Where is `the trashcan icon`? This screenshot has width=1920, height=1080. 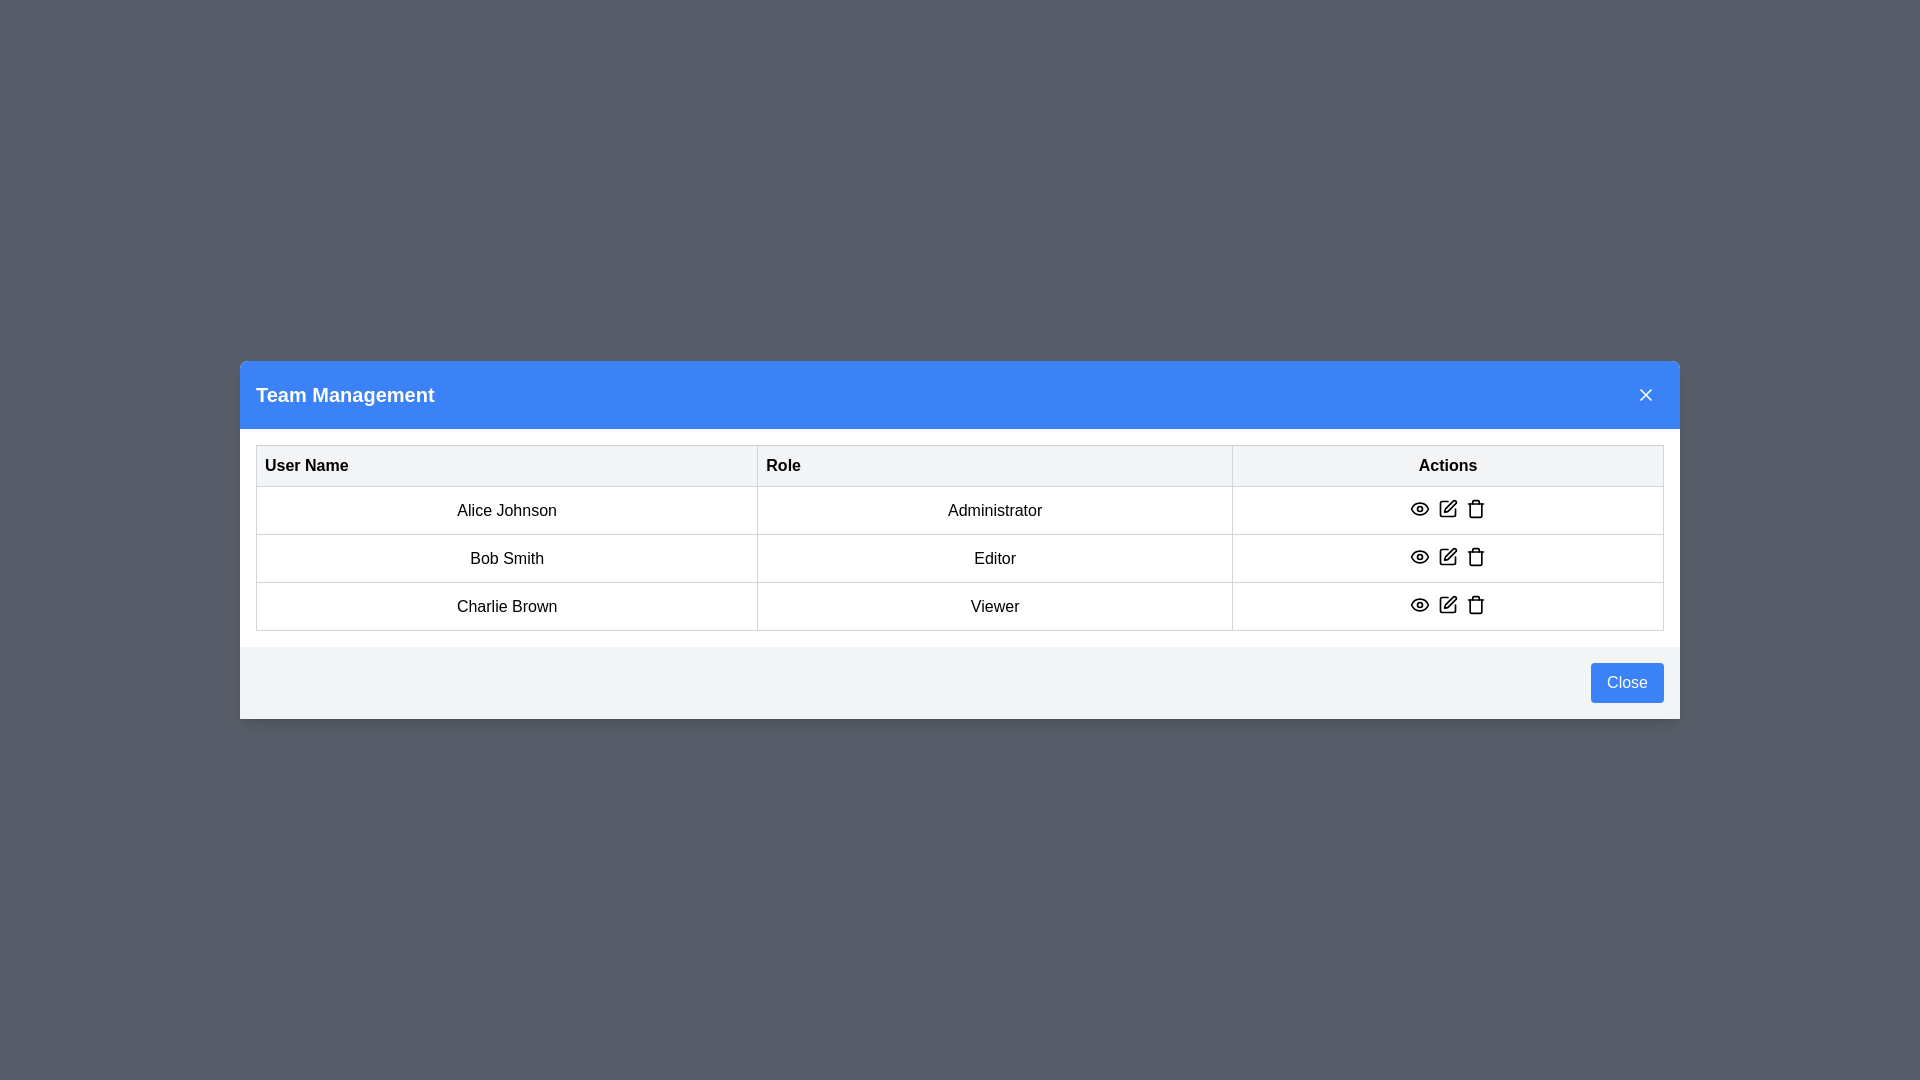
the trashcan icon is located at coordinates (1476, 604).